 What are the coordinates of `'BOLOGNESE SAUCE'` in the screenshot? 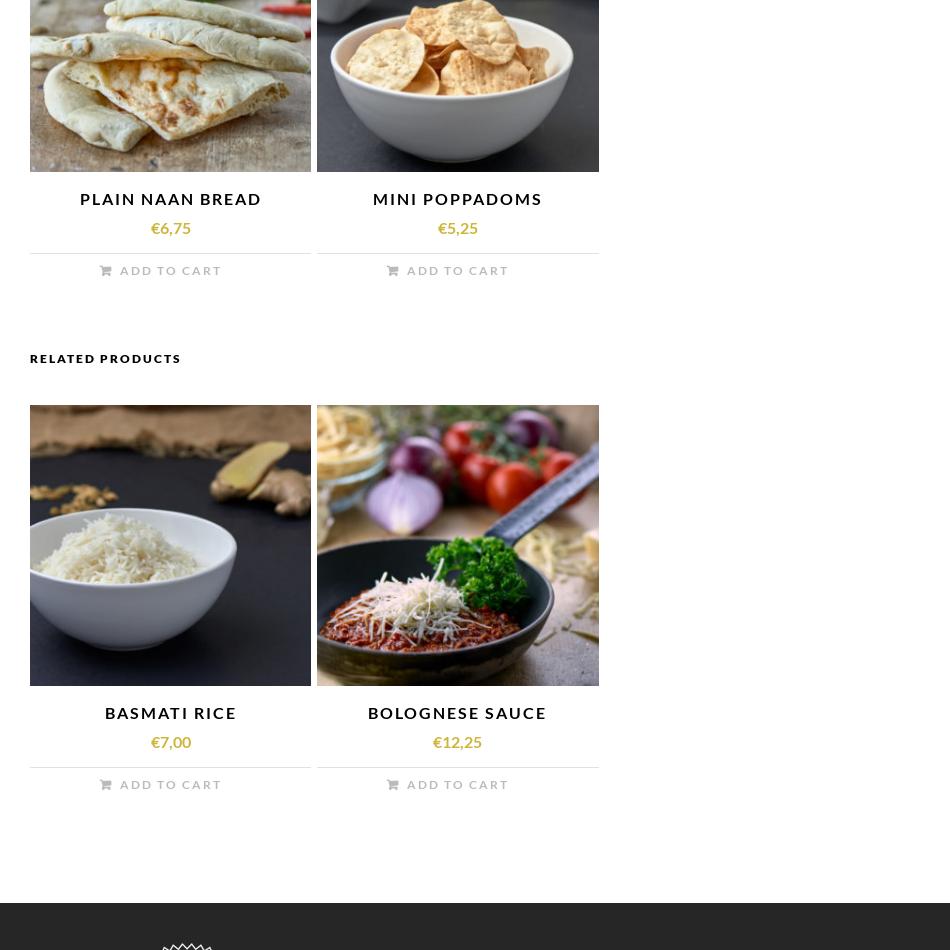 It's located at (456, 712).